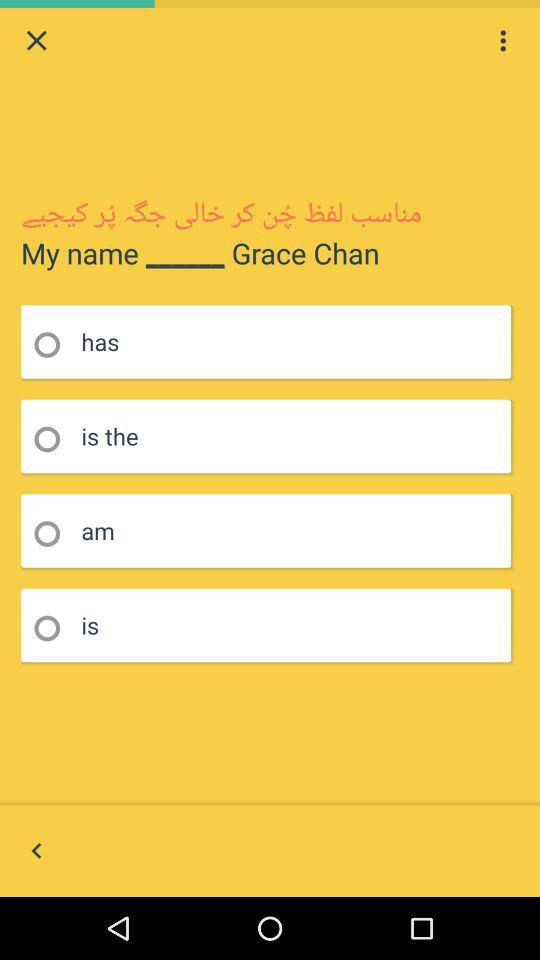 The image size is (540, 960). Describe the element at coordinates (53, 439) in the screenshot. I see `field` at that location.